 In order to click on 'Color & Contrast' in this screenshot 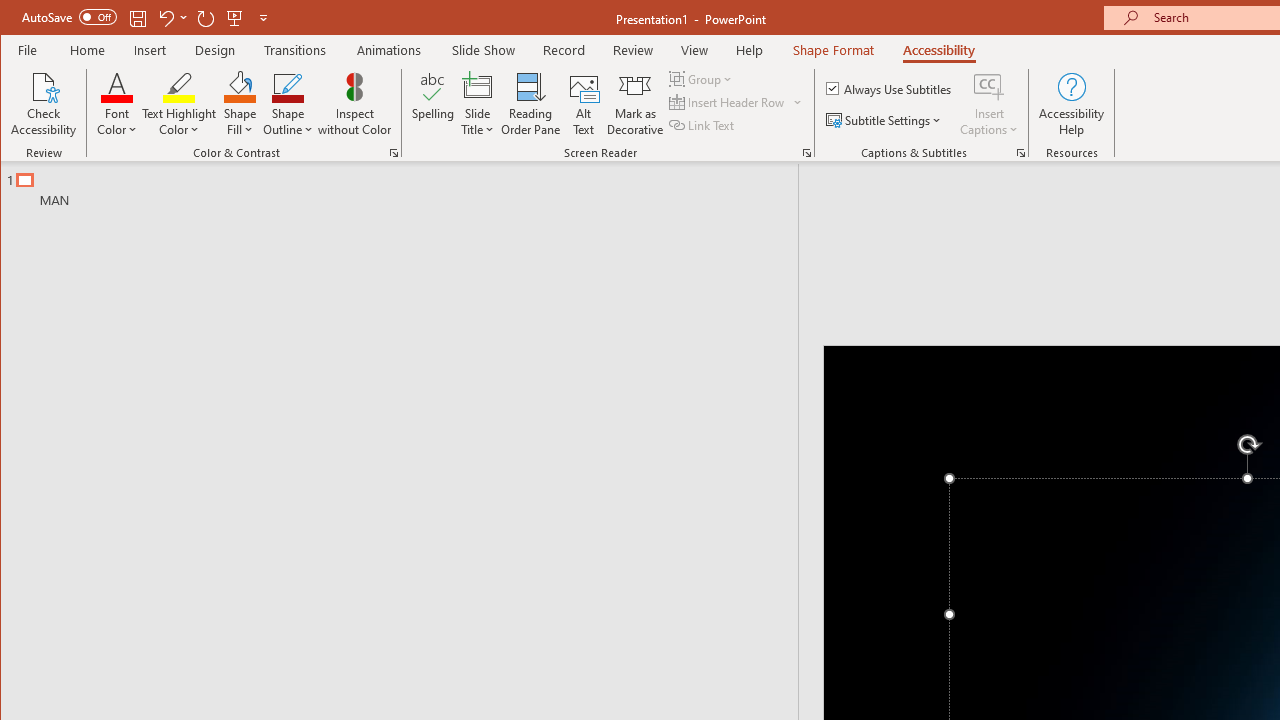, I will do `click(394, 152)`.